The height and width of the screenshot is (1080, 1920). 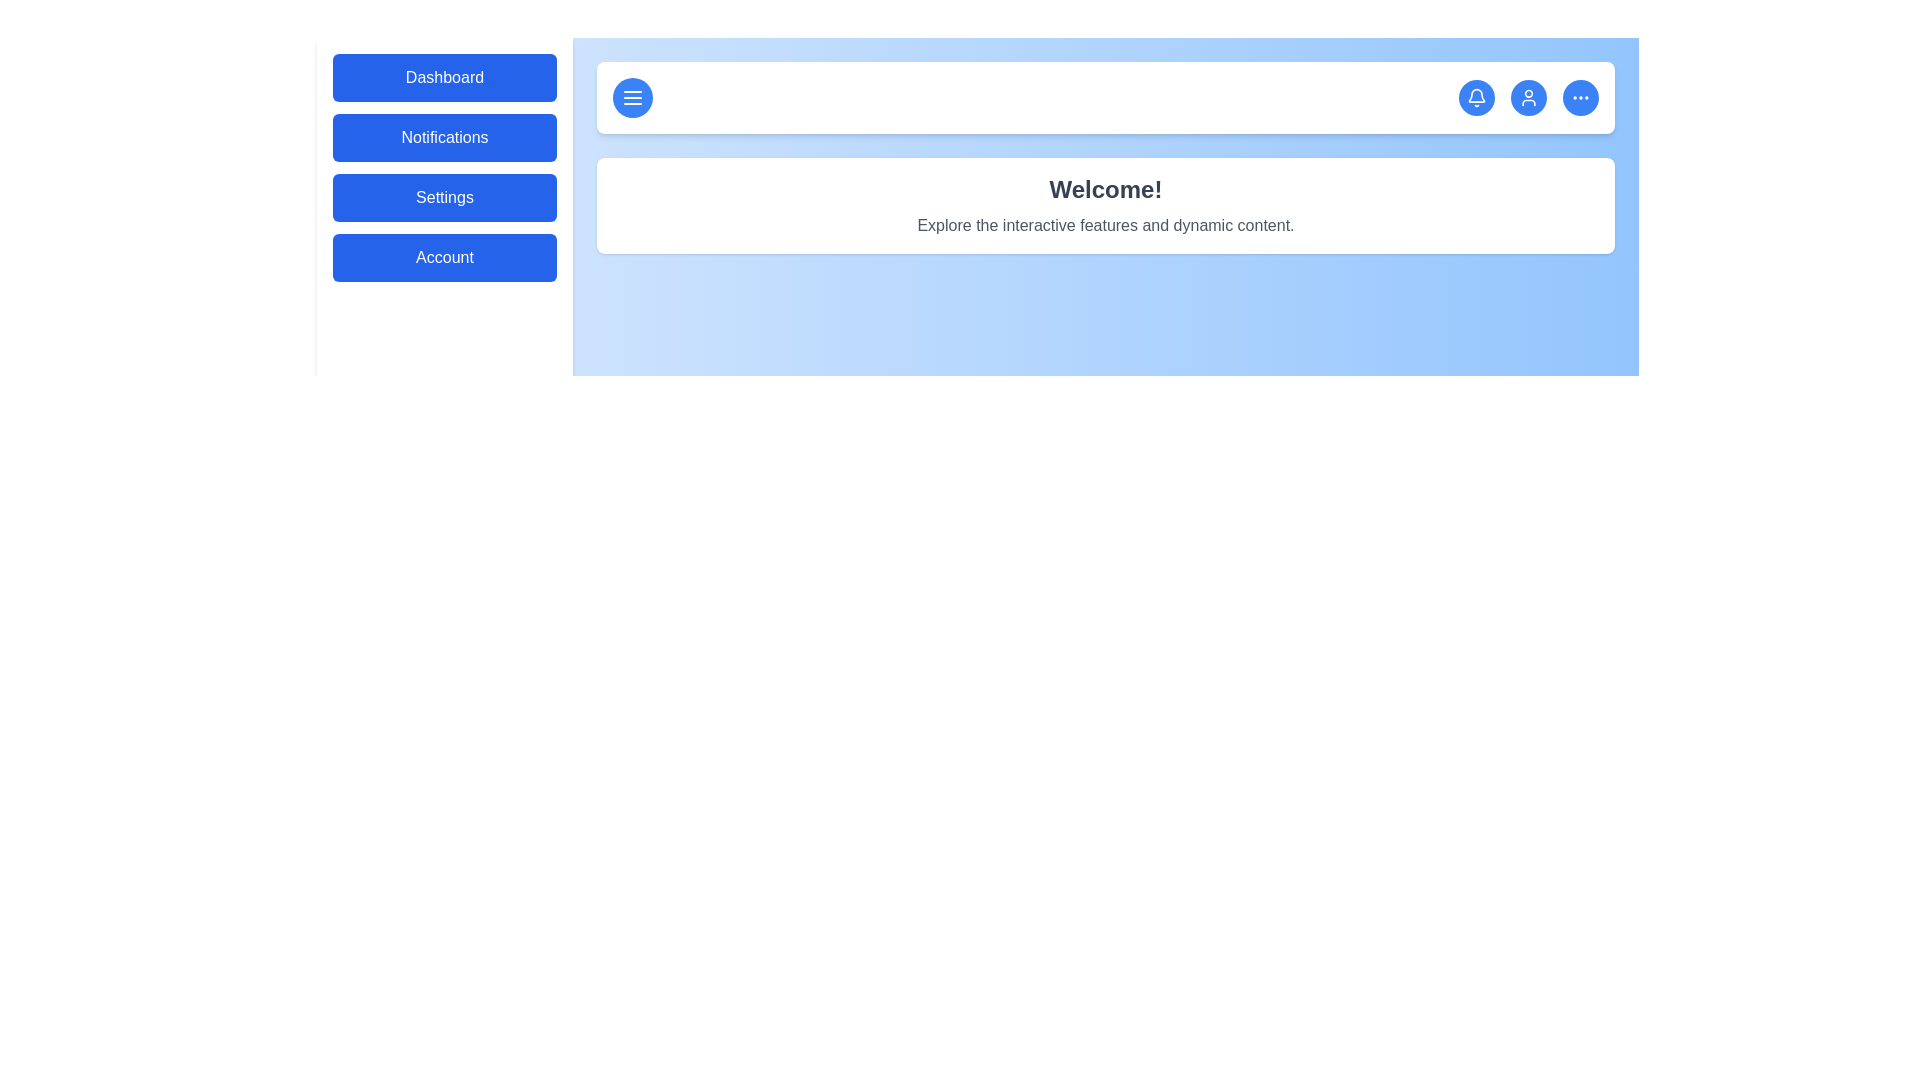 I want to click on the 'Account' menu item, so click(x=444, y=257).